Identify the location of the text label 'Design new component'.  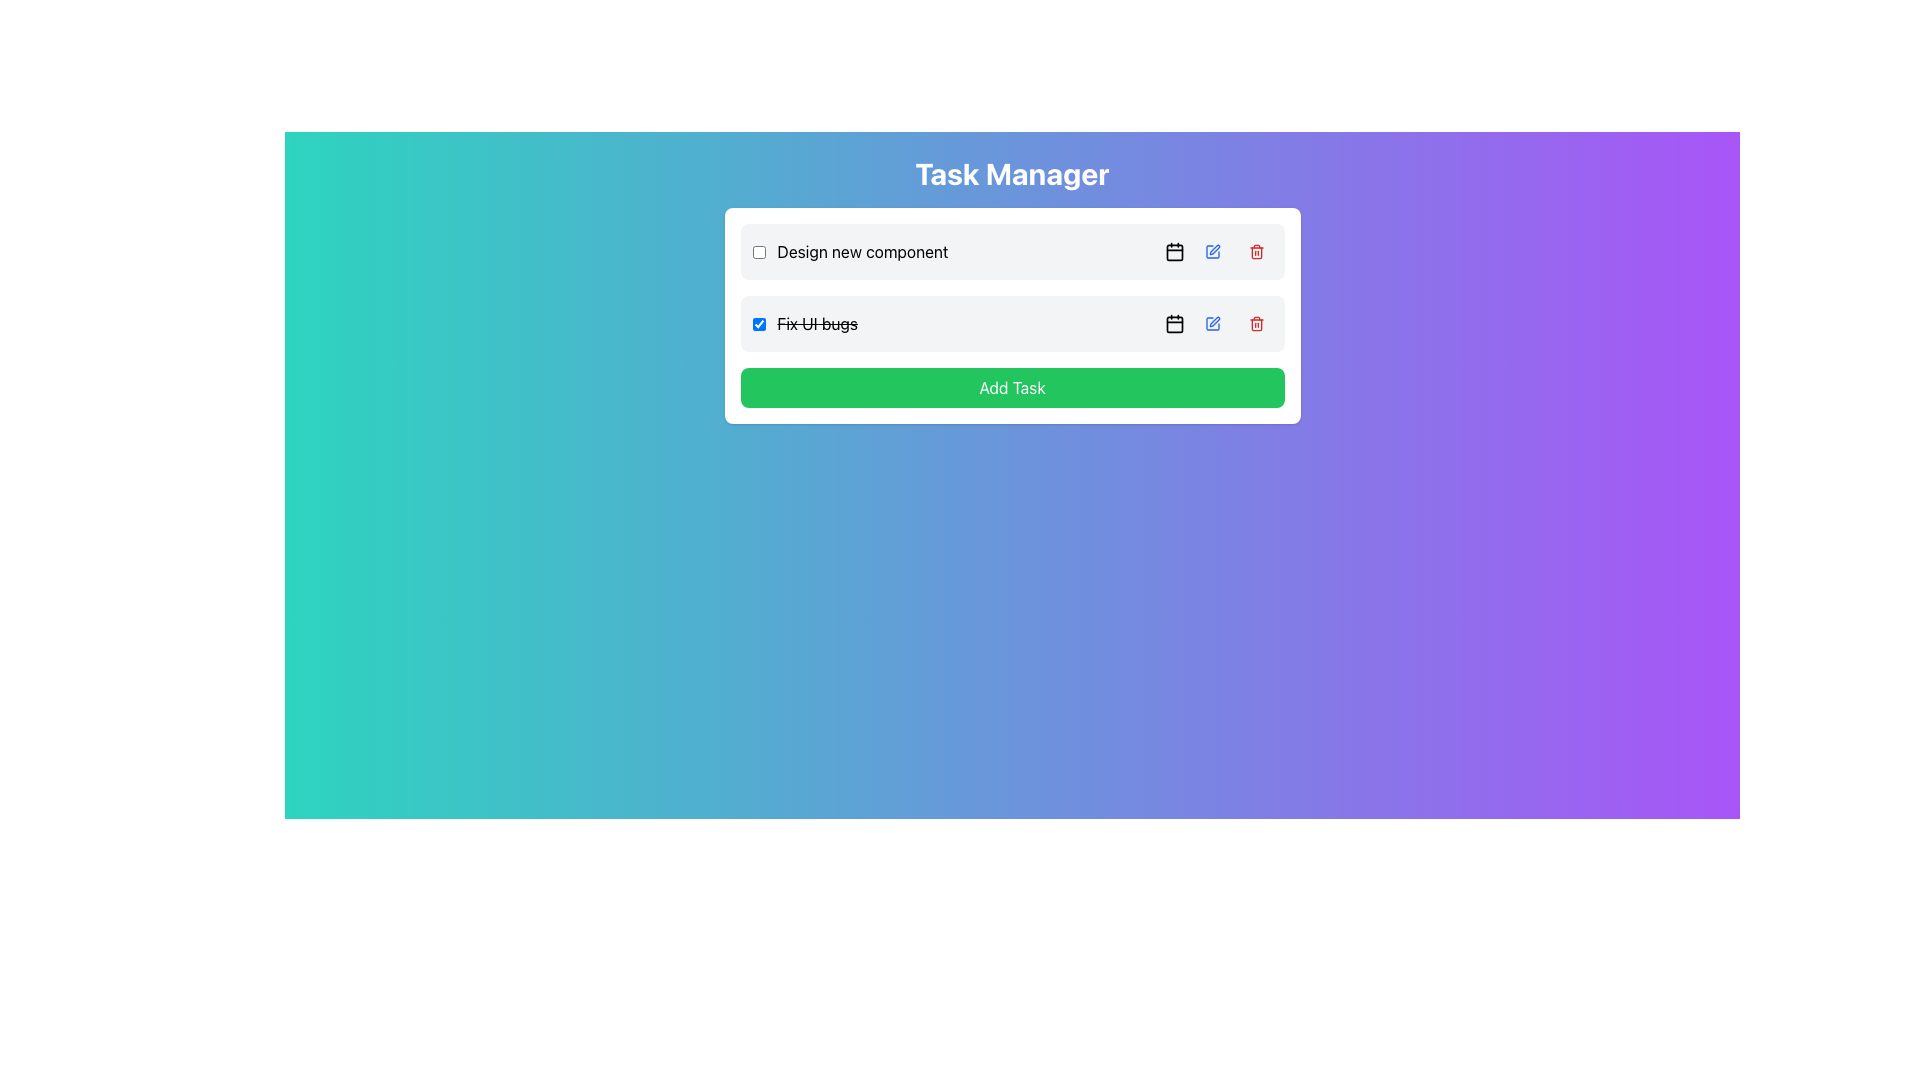
(863, 250).